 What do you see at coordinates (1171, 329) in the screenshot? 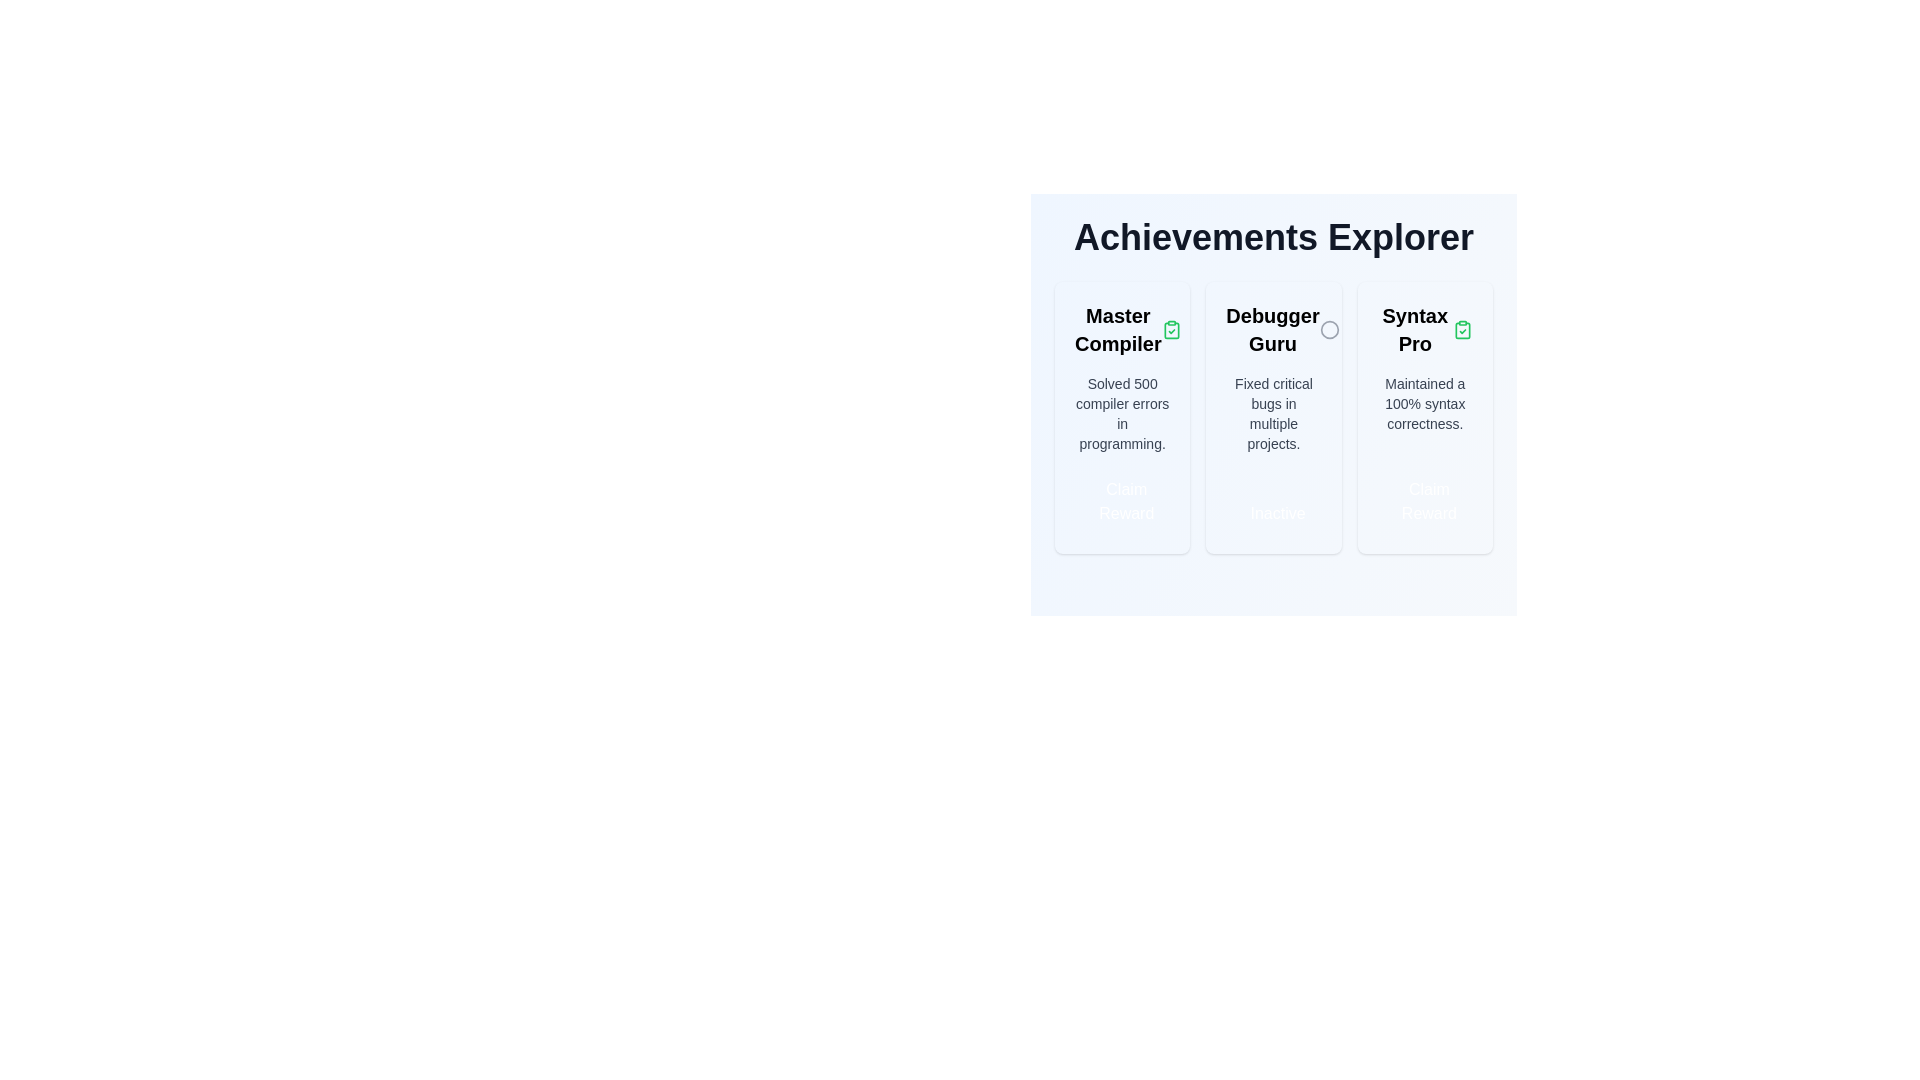
I see `the achievement completion icon located to the right of the 'Master Compiler' text, indicating the successful completion of the achievement` at bounding box center [1171, 329].